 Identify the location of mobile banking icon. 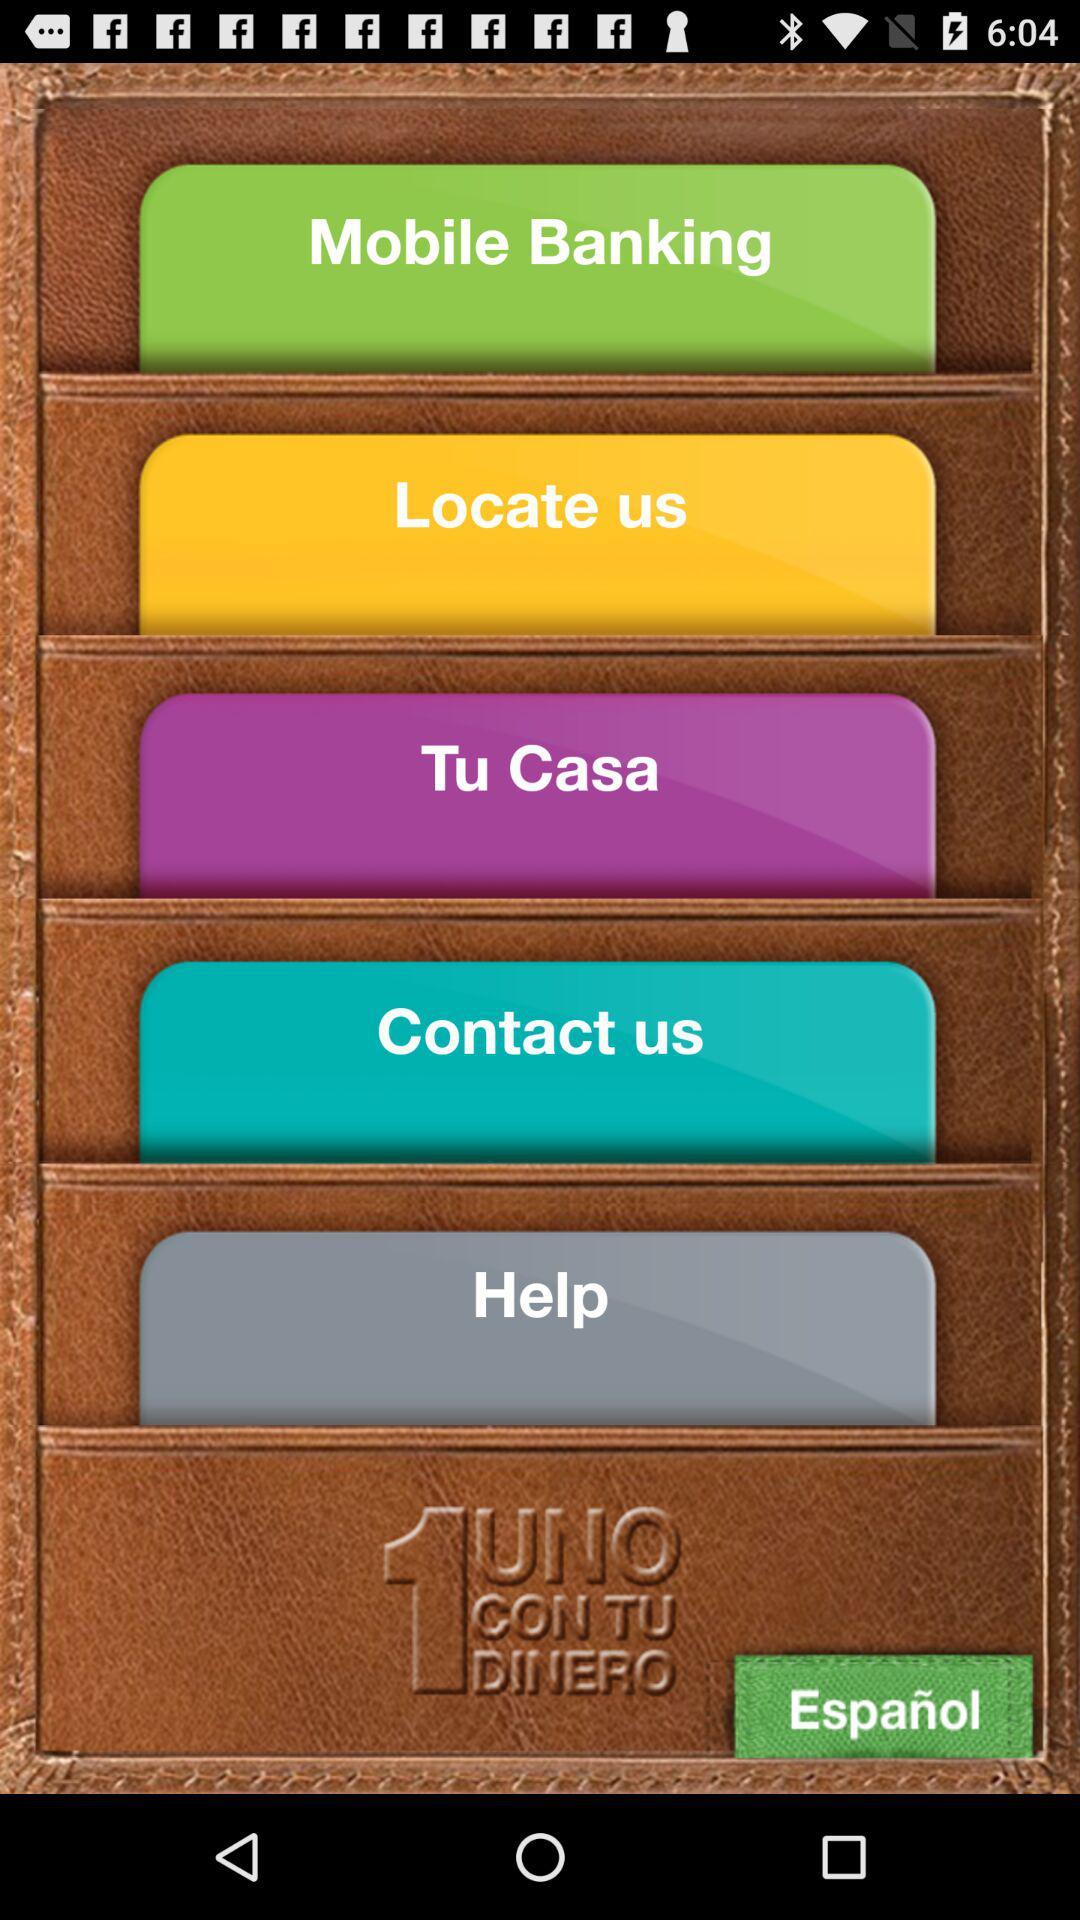
(540, 240).